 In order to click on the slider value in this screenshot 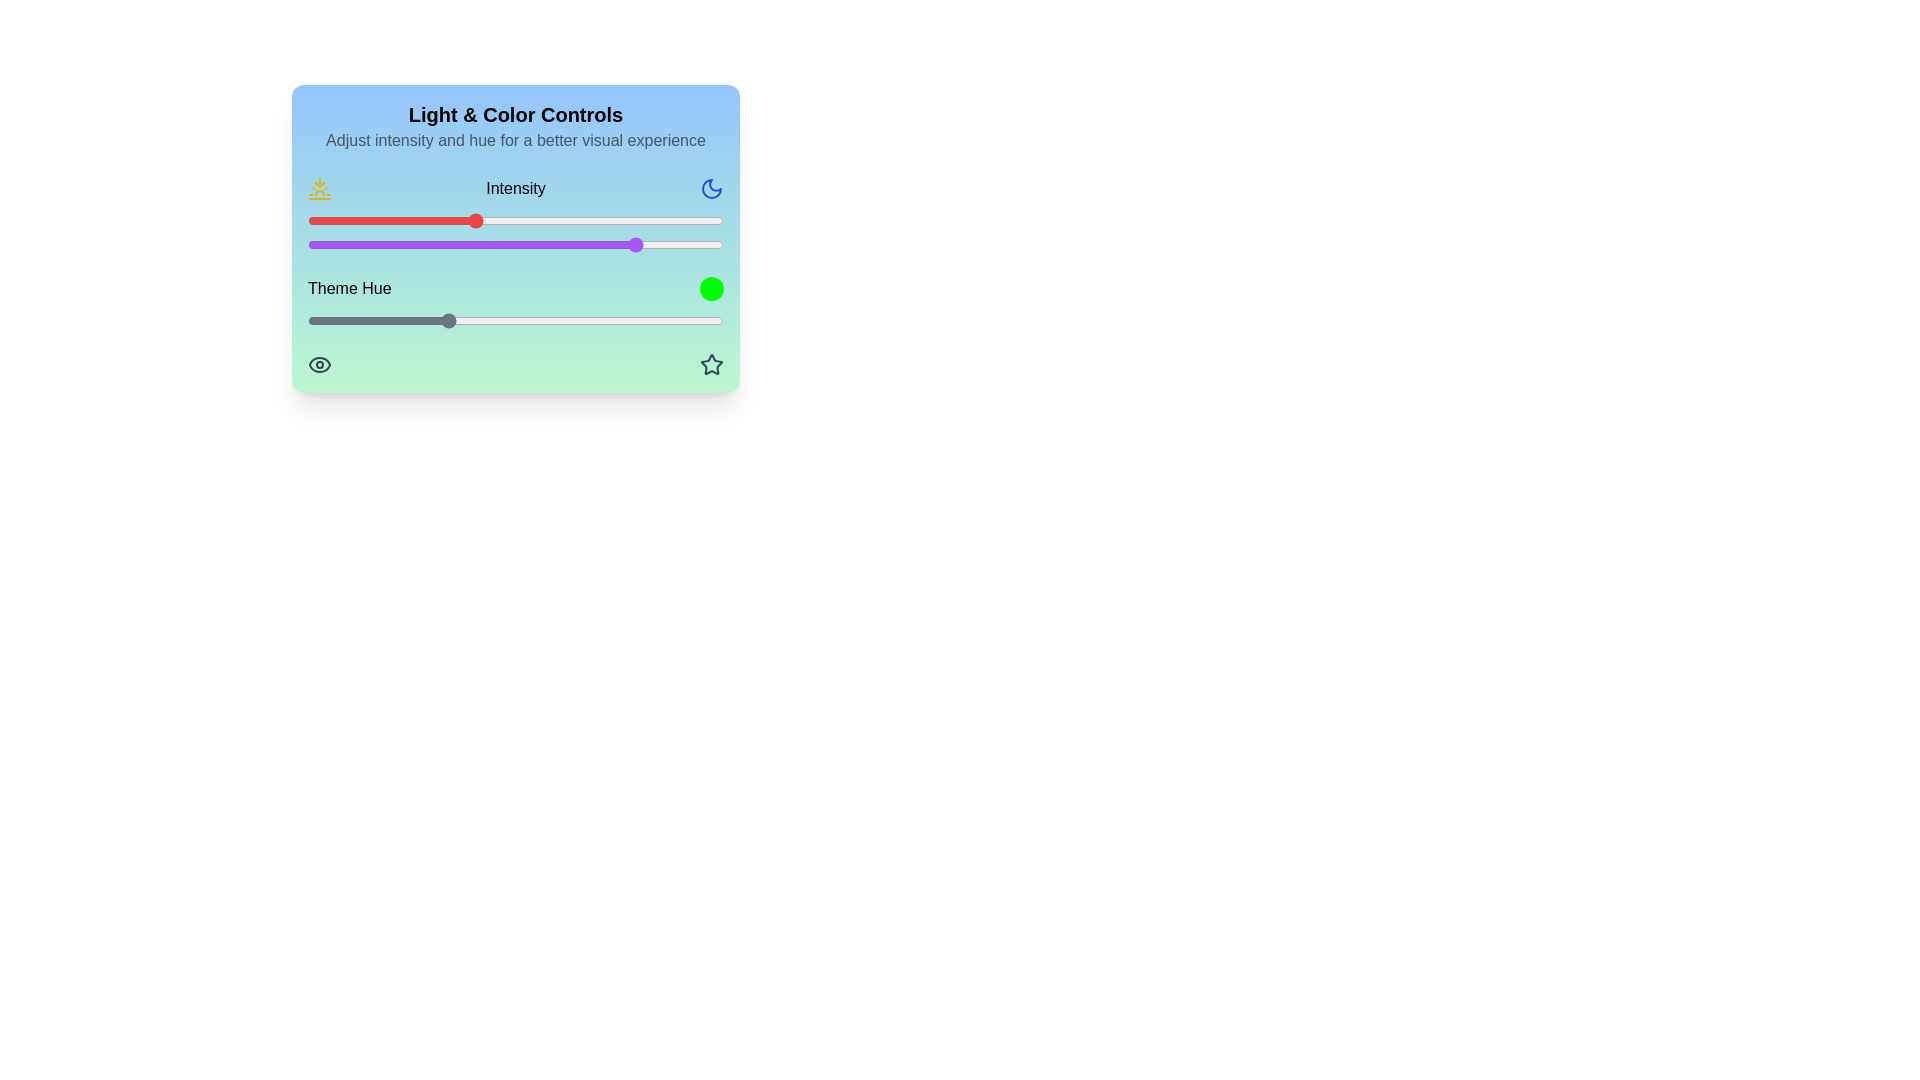, I will do `click(449, 319)`.